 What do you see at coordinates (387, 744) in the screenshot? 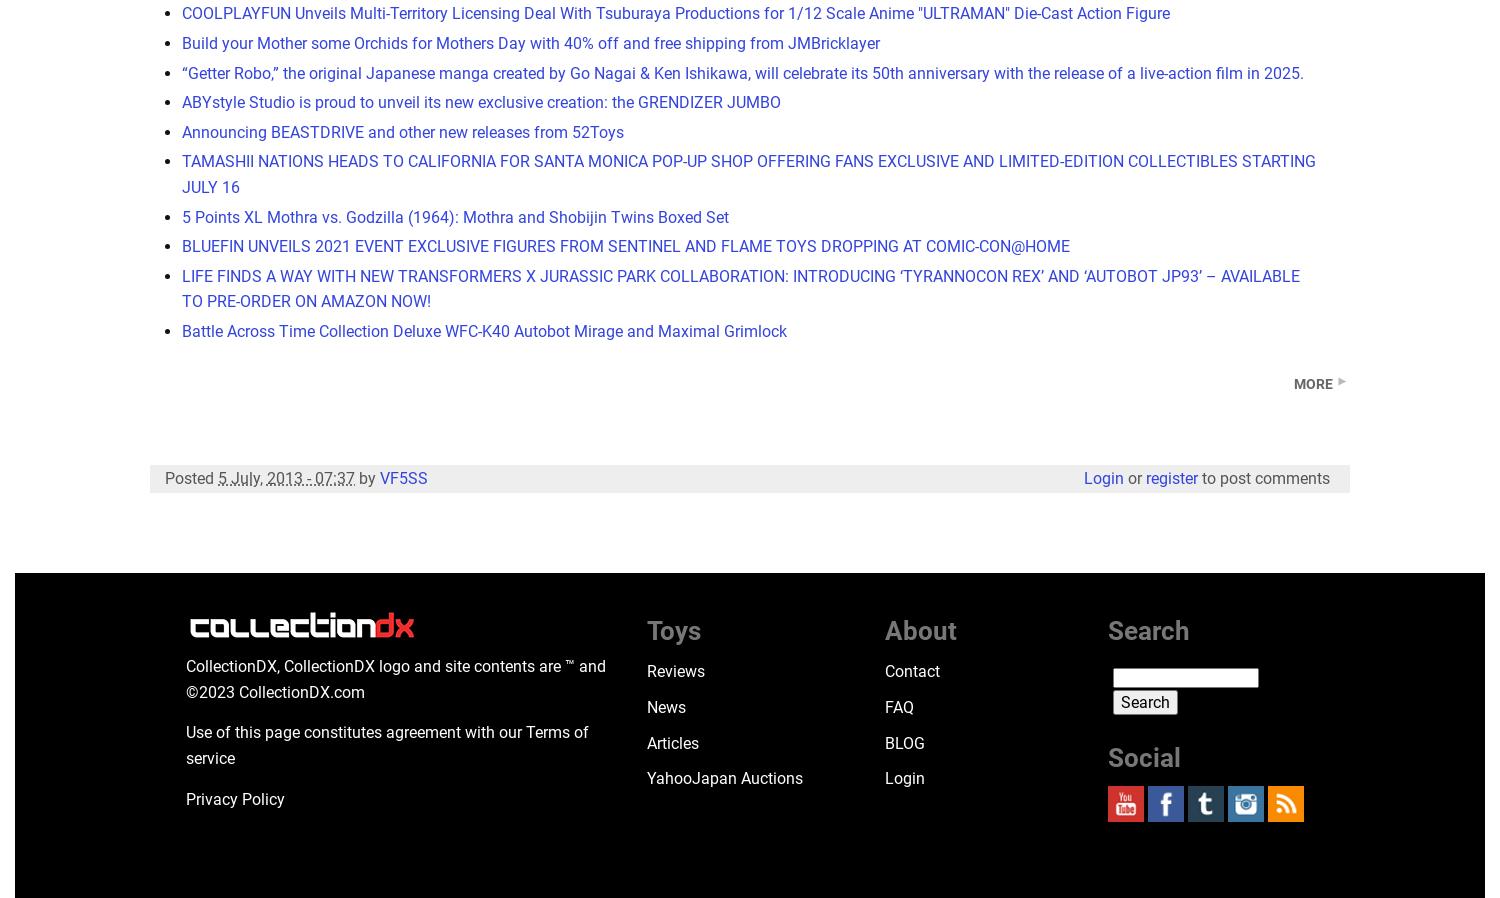
I see `'Terms of service'` at bounding box center [387, 744].